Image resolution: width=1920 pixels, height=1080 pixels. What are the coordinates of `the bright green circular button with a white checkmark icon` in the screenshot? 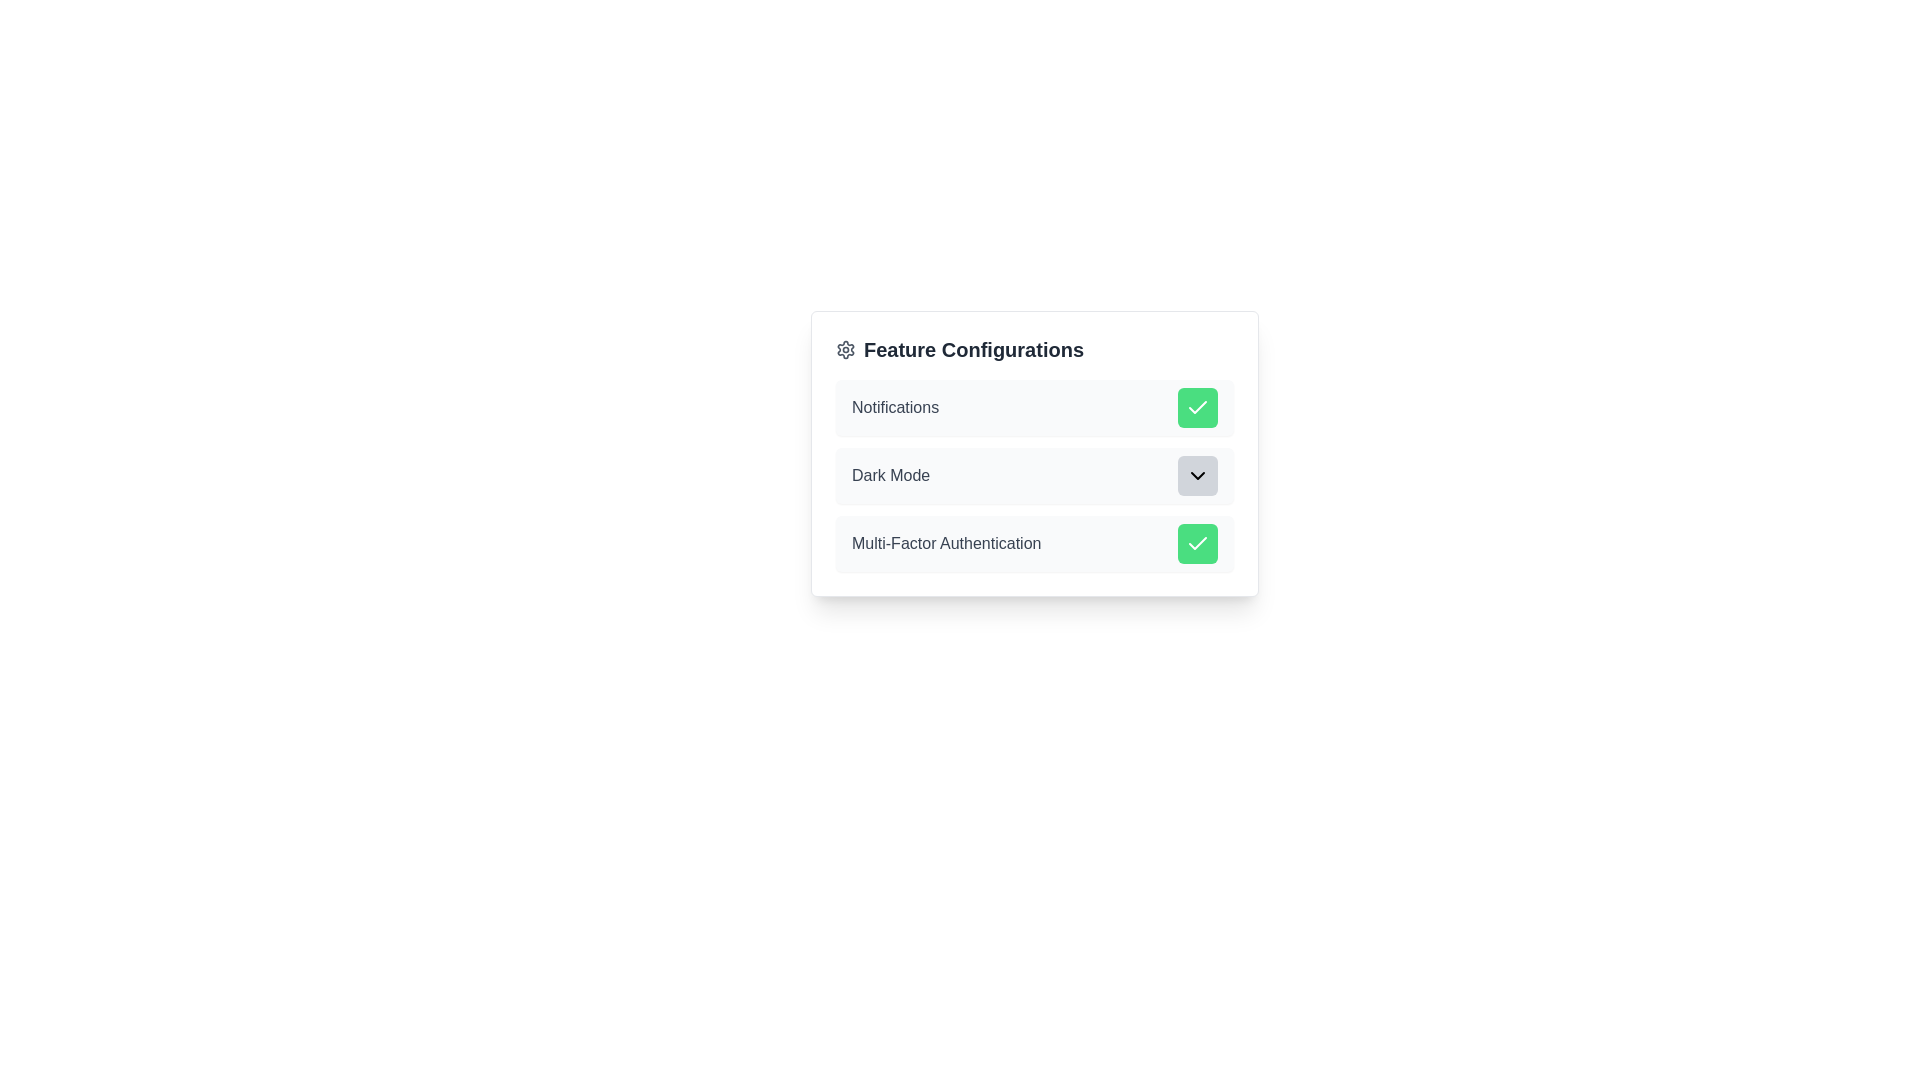 It's located at (1198, 543).